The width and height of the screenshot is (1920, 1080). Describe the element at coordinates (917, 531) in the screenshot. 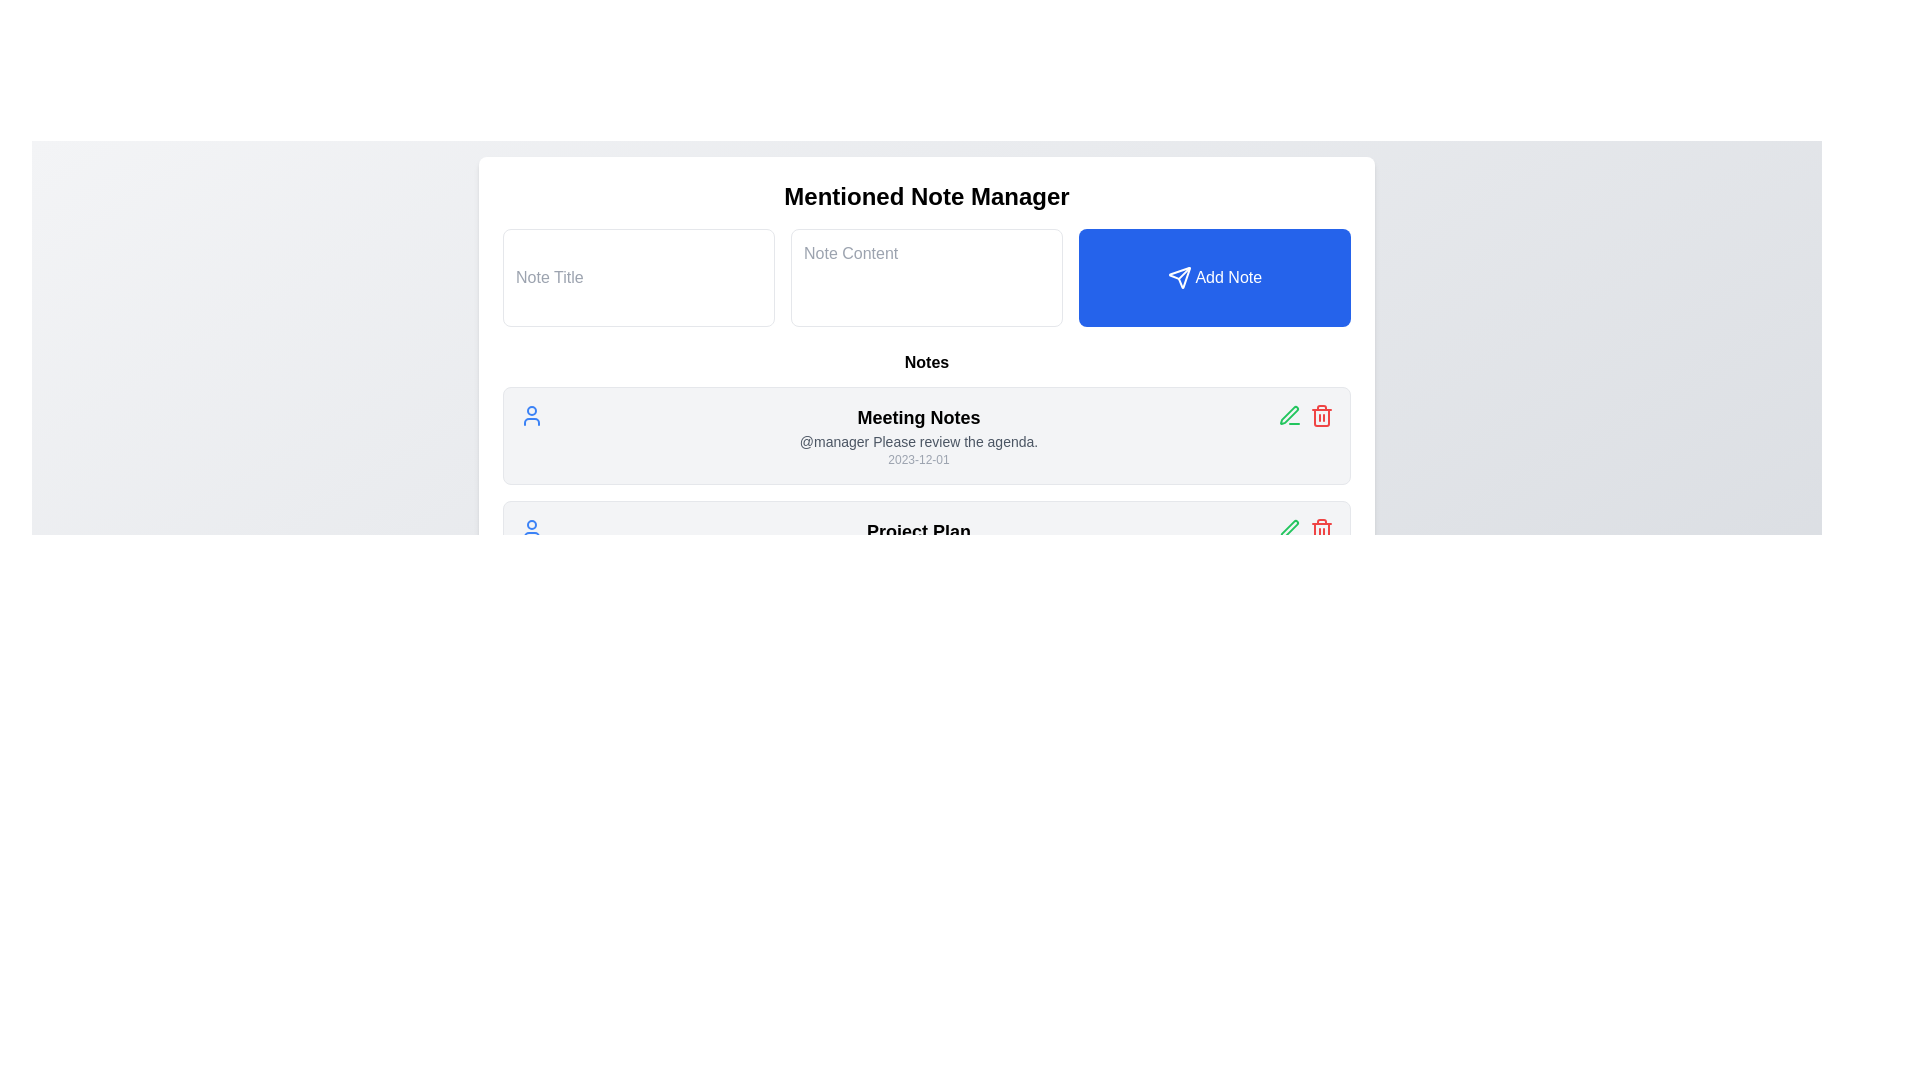

I see `the 'Project Plan' text label, which is a bold and larger font heading located above the text '@team Proceed with the next phase.' and the date '2023-12-03'` at that location.